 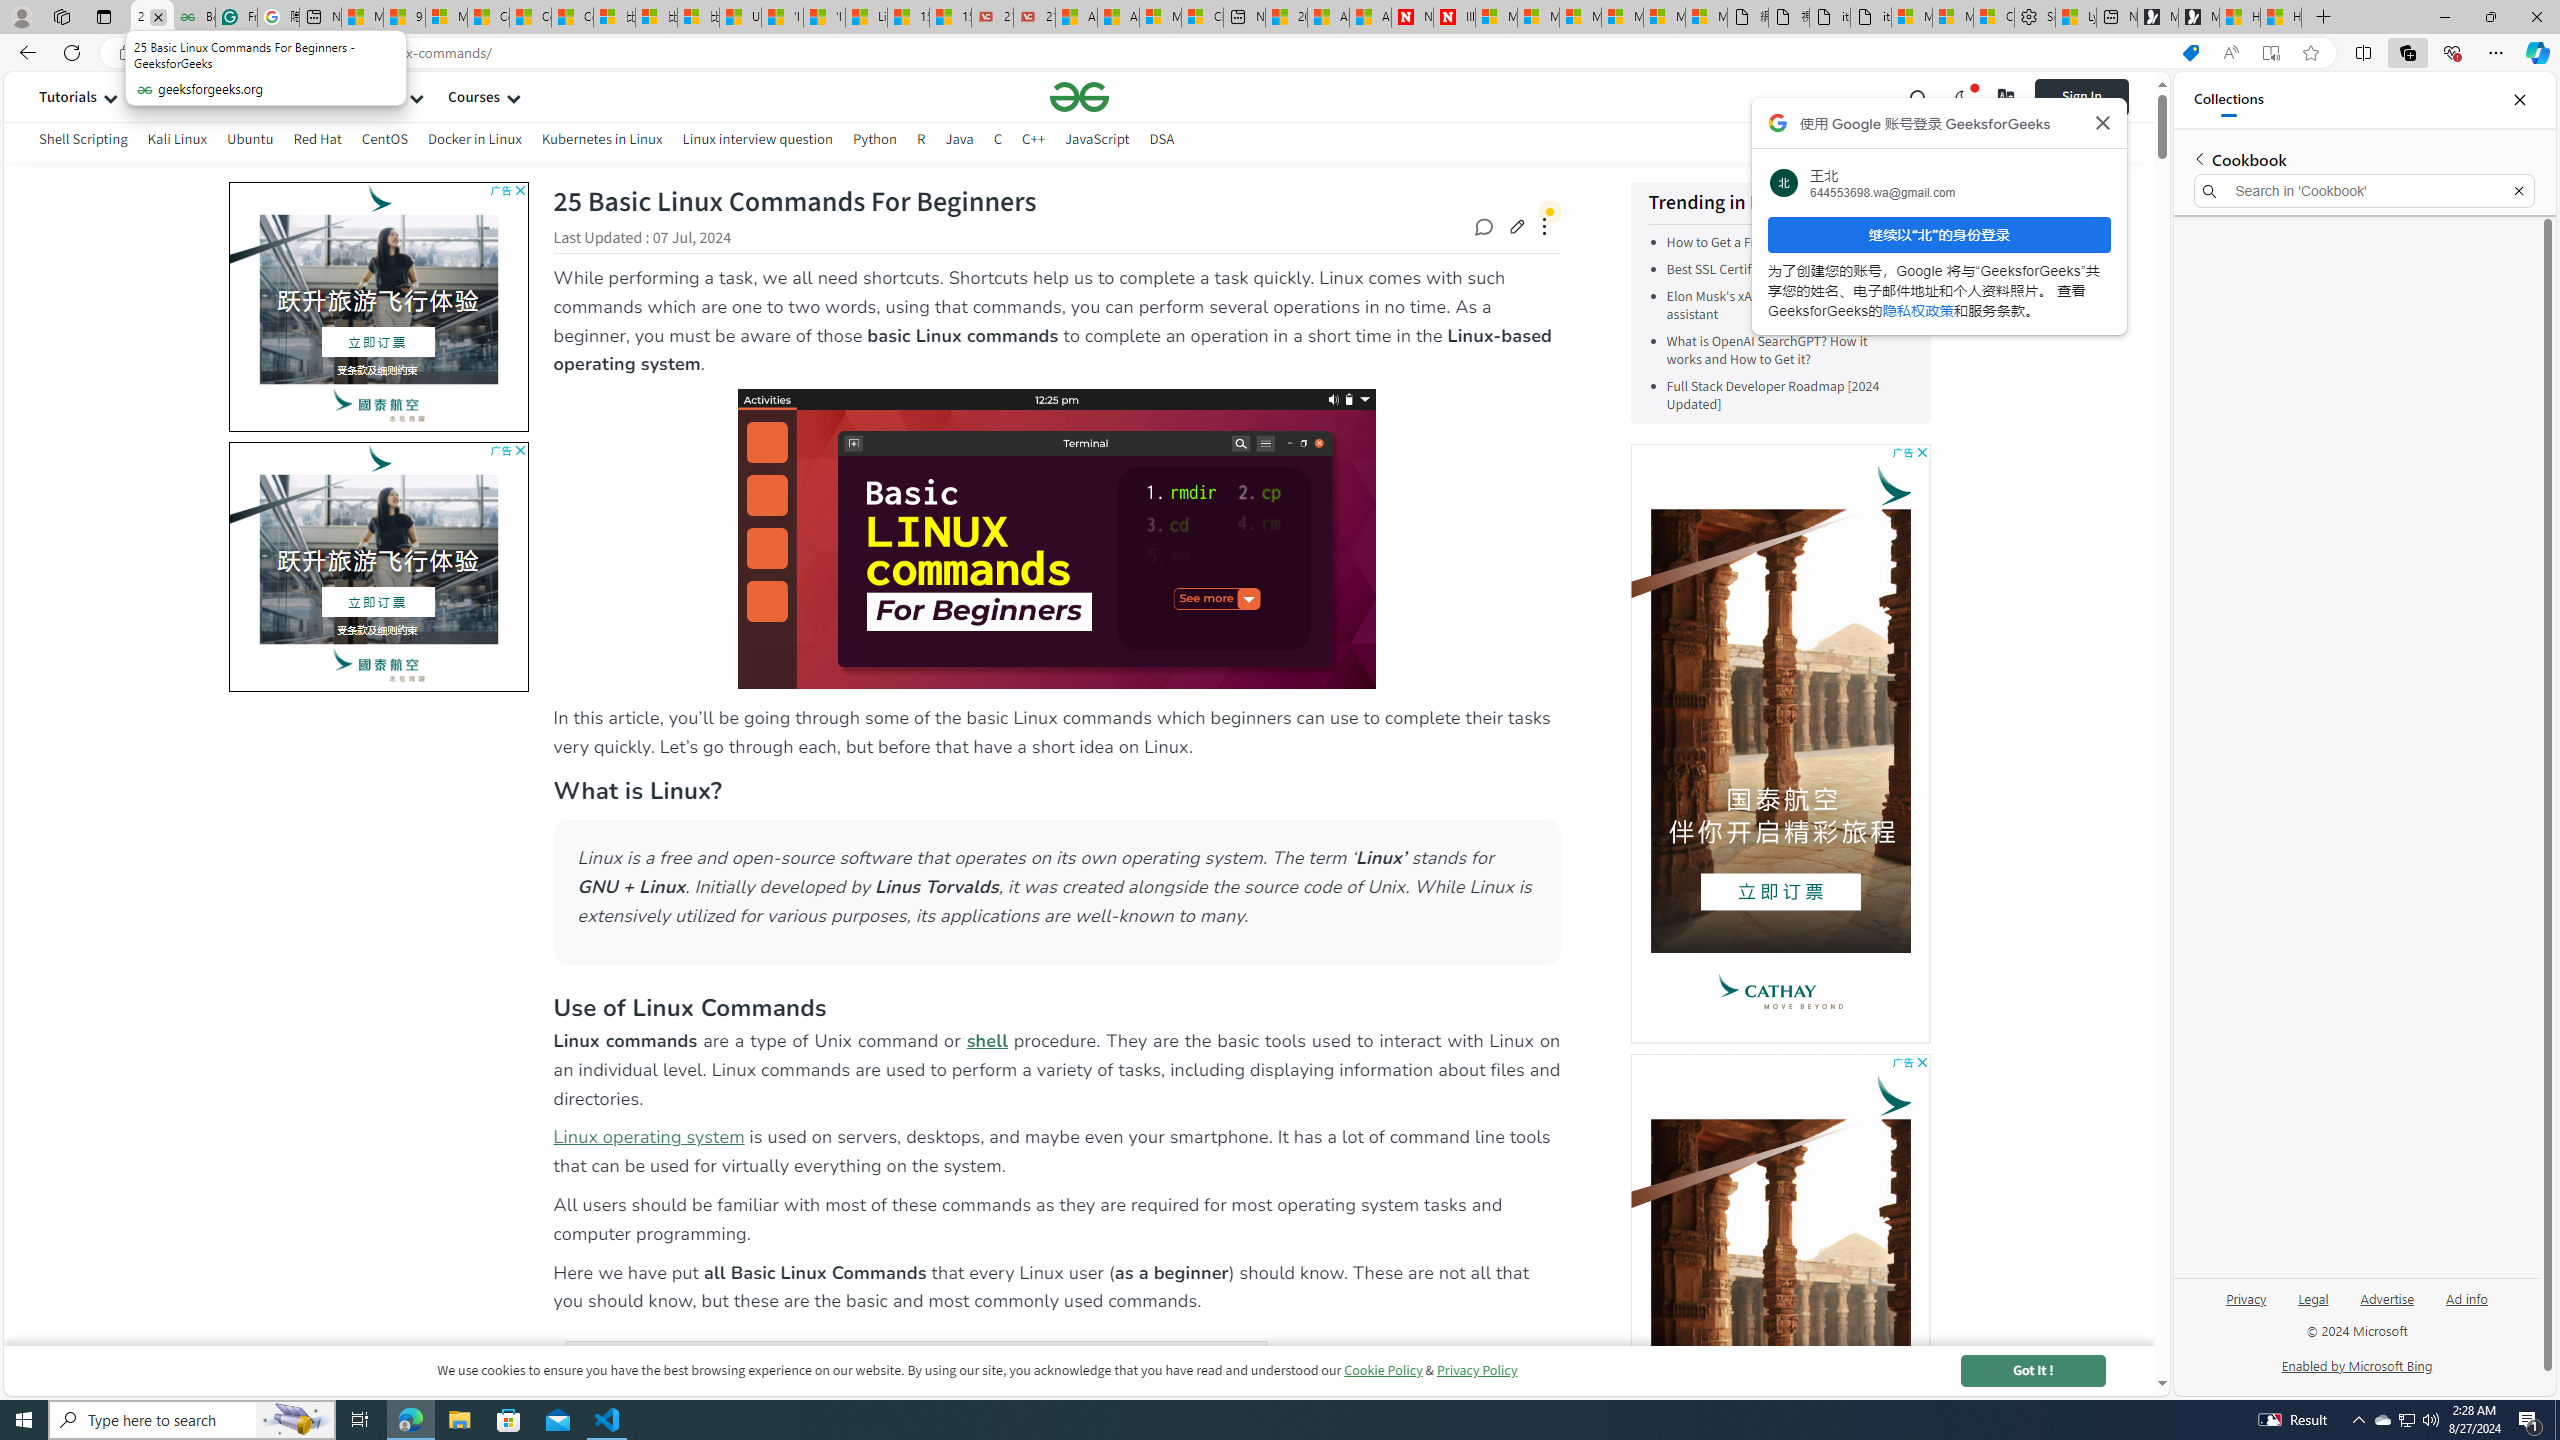 What do you see at coordinates (1031, 141) in the screenshot?
I see `'C++'` at bounding box center [1031, 141].